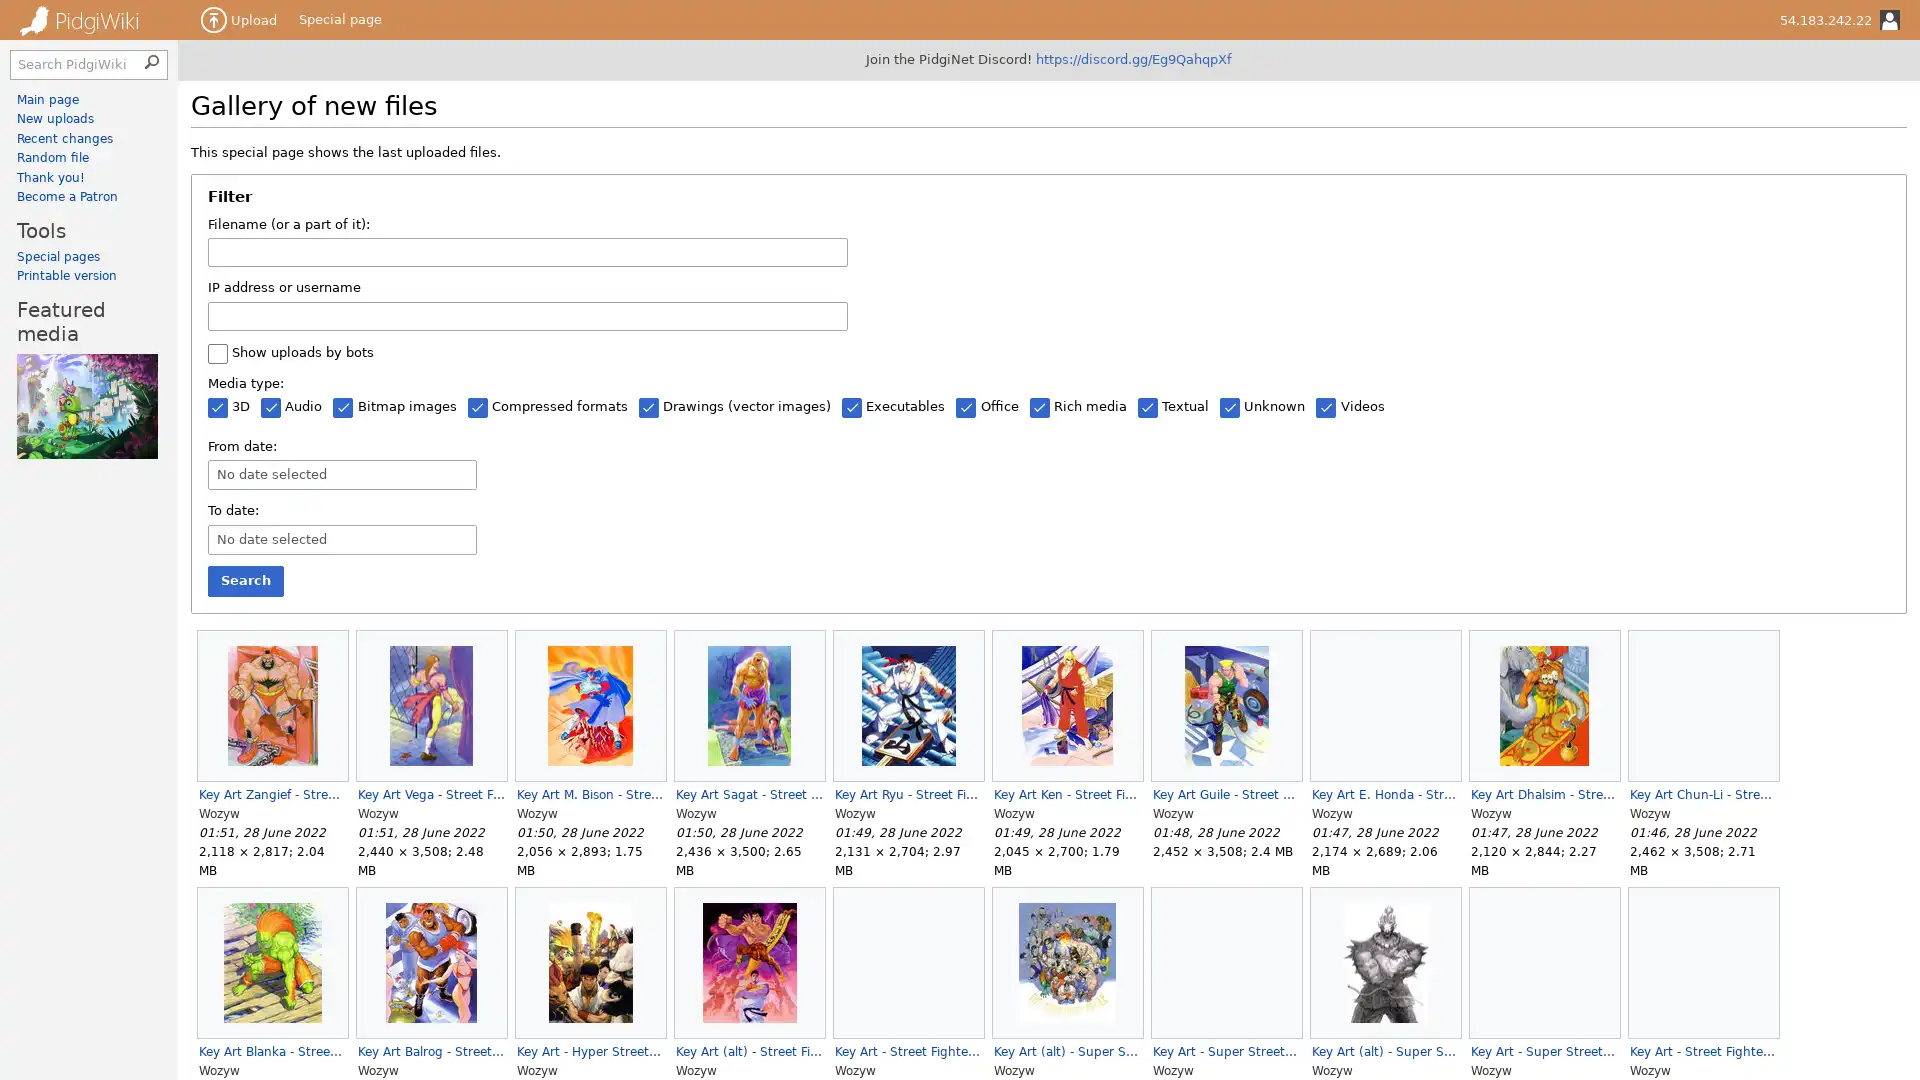 The width and height of the screenshot is (1920, 1080). I want to click on Search, so click(153, 59).